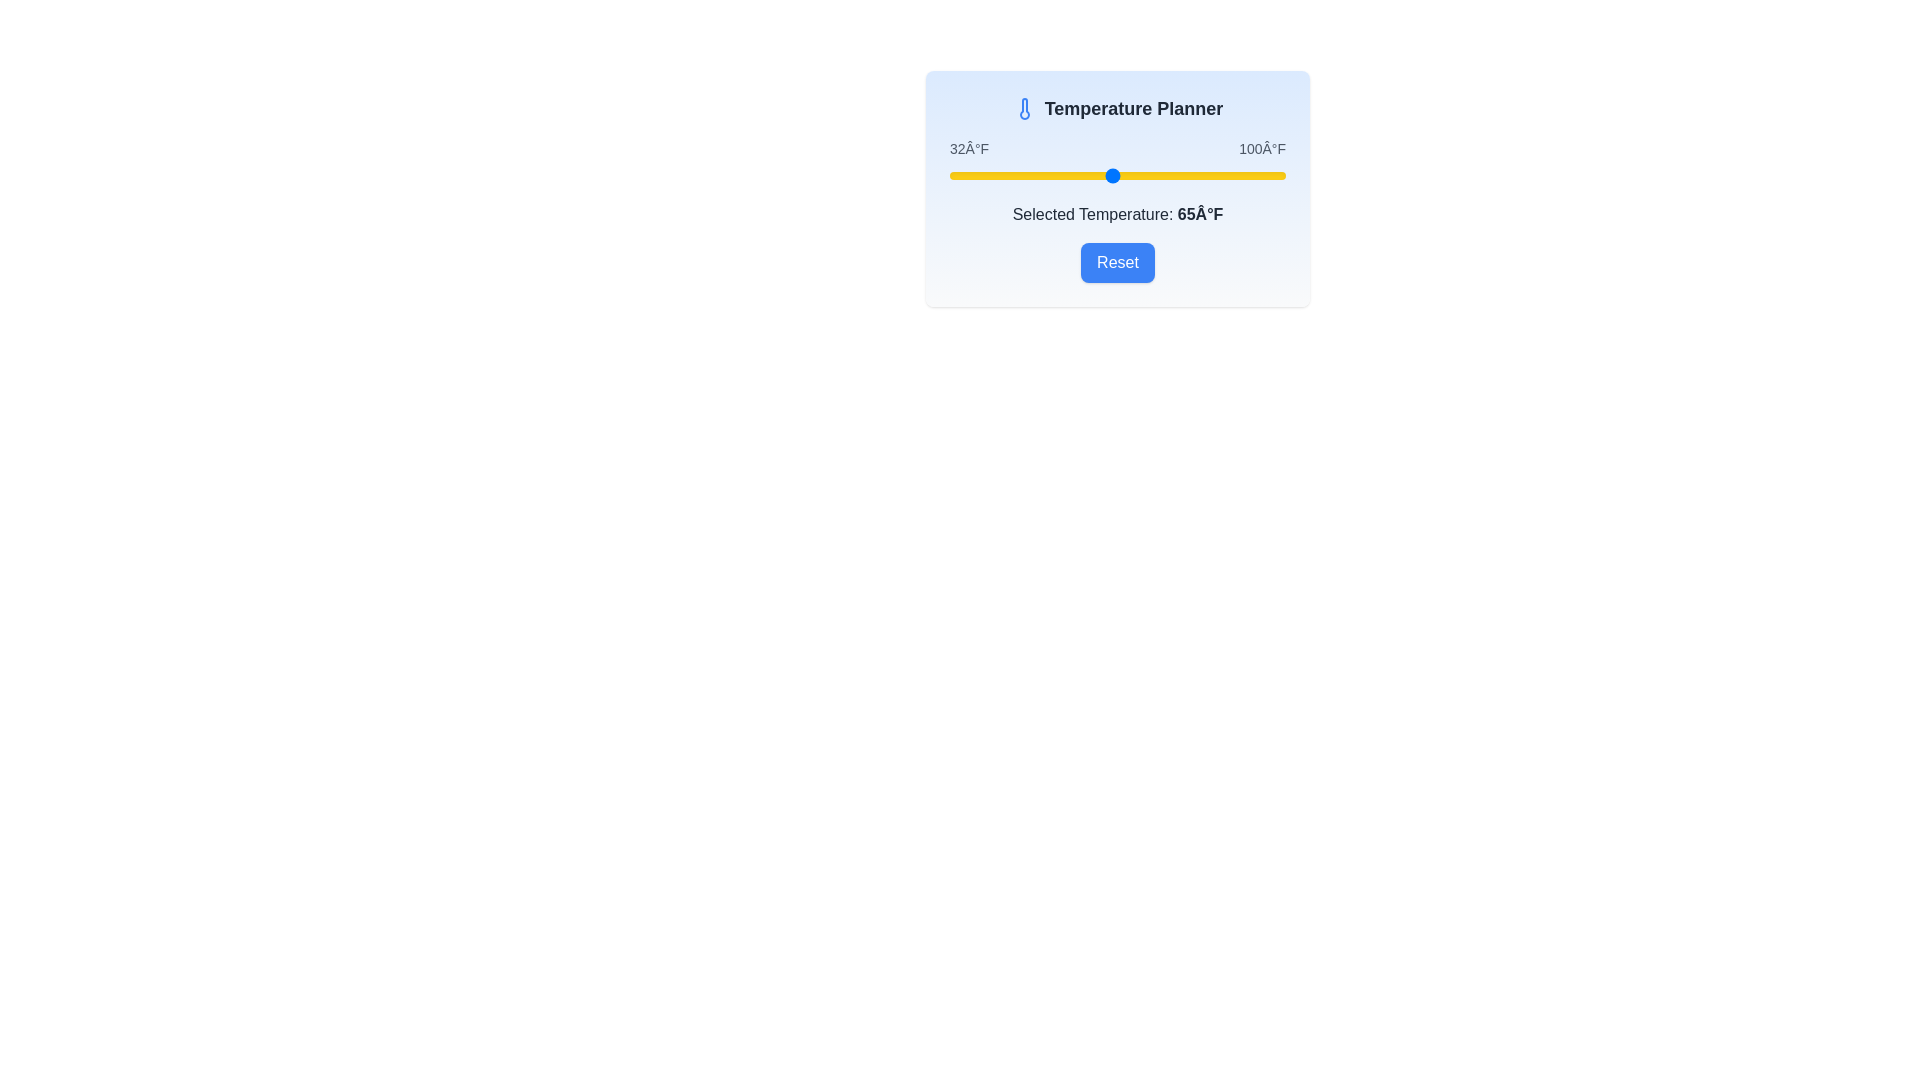 Image resolution: width=1920 pixels, height=1080 pixels. What do you see at coordinates (1117, 215) in the screenshot?
I see `the text 'Selected Temperature: 65°F'` at bounding box center [1117, 215].